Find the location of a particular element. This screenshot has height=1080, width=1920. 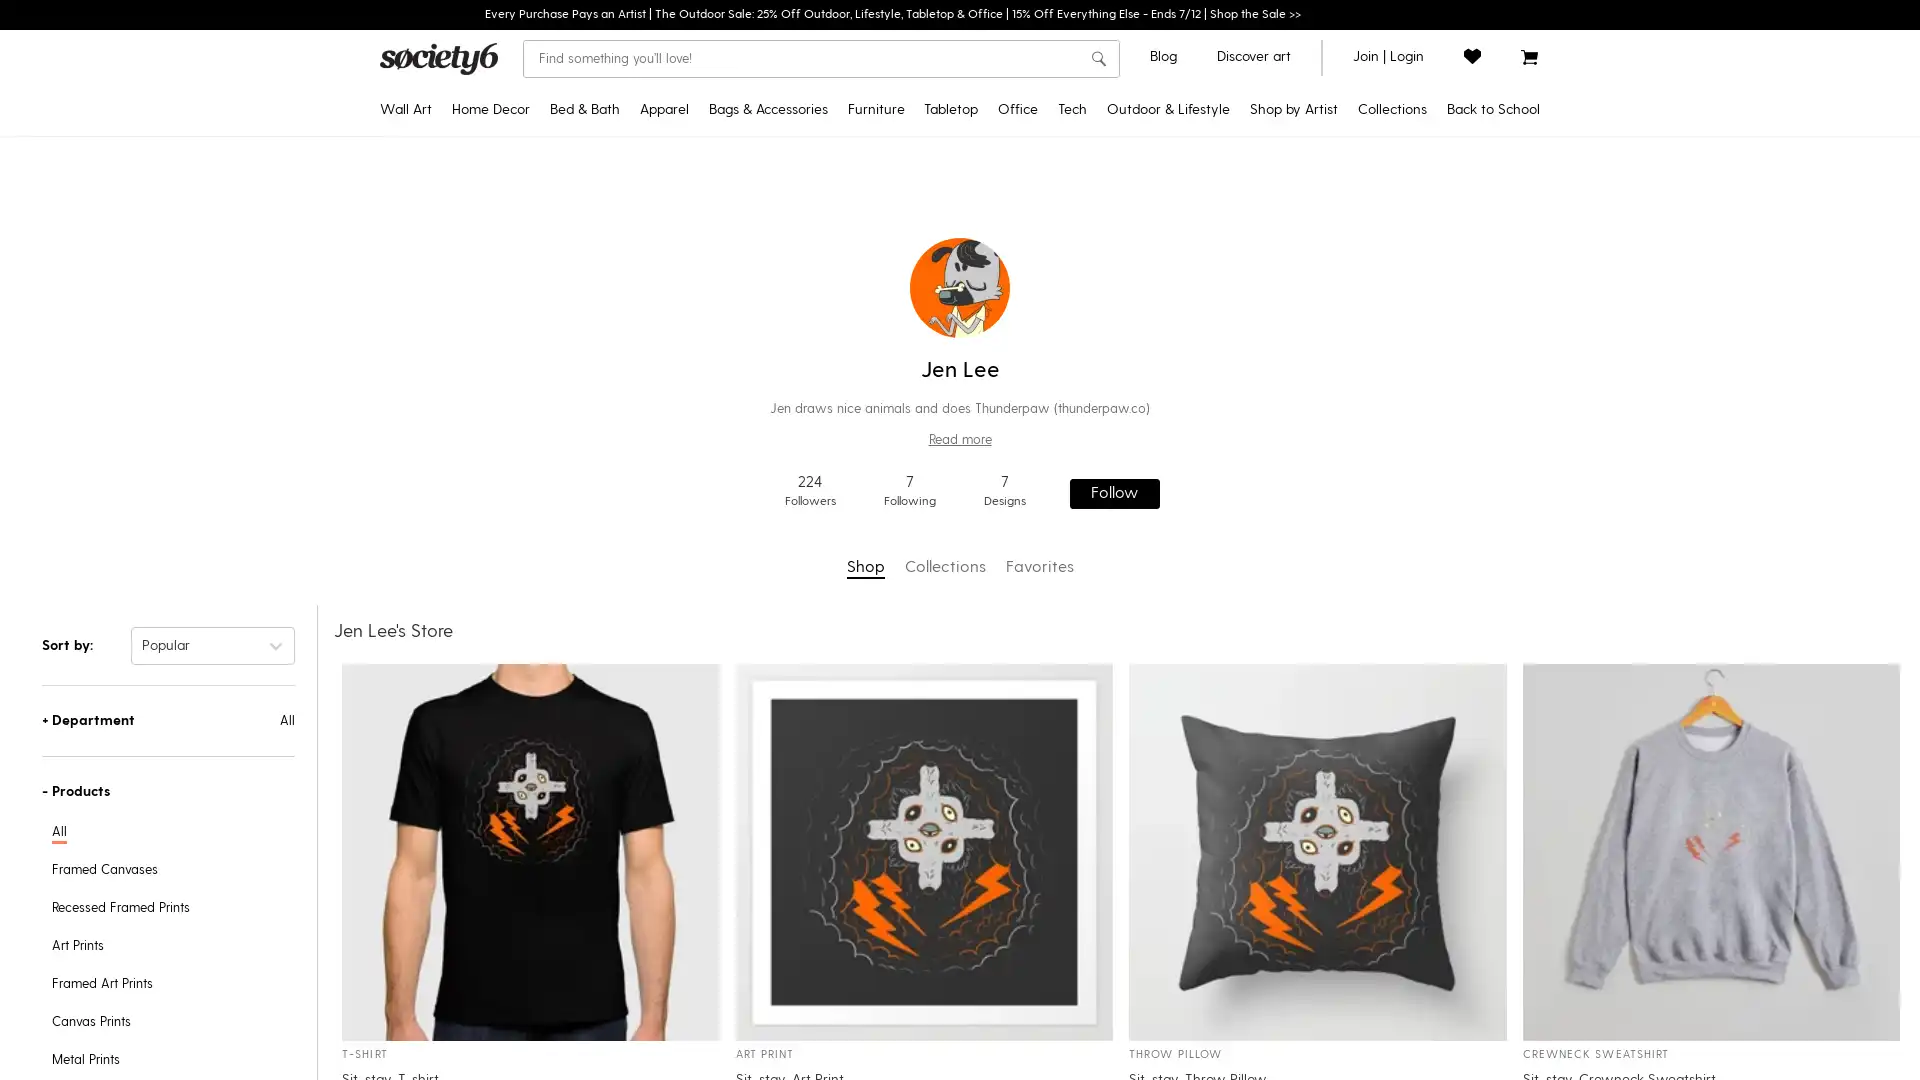

Throw Pillows is located at coordinates (528, 192).